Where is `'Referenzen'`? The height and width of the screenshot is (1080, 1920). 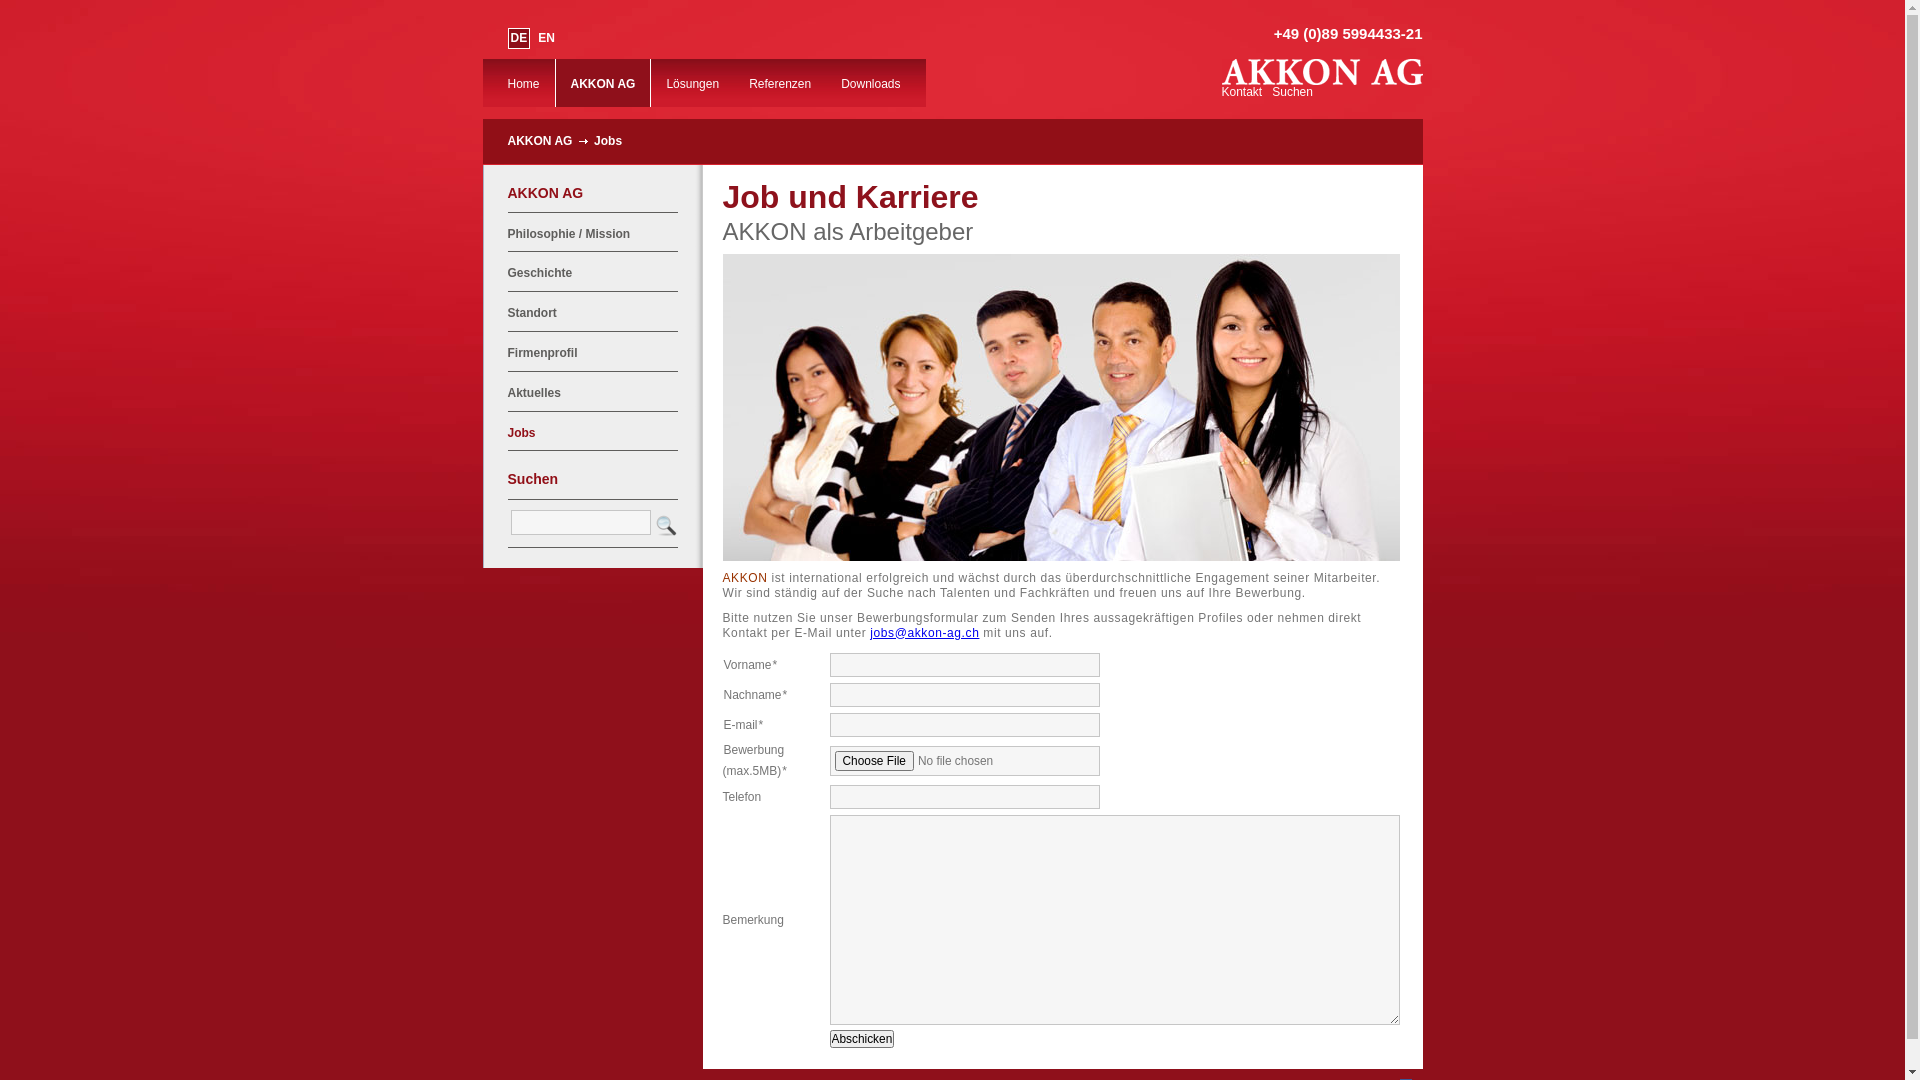
'Referenzen' is located at coordinates (778, 82).